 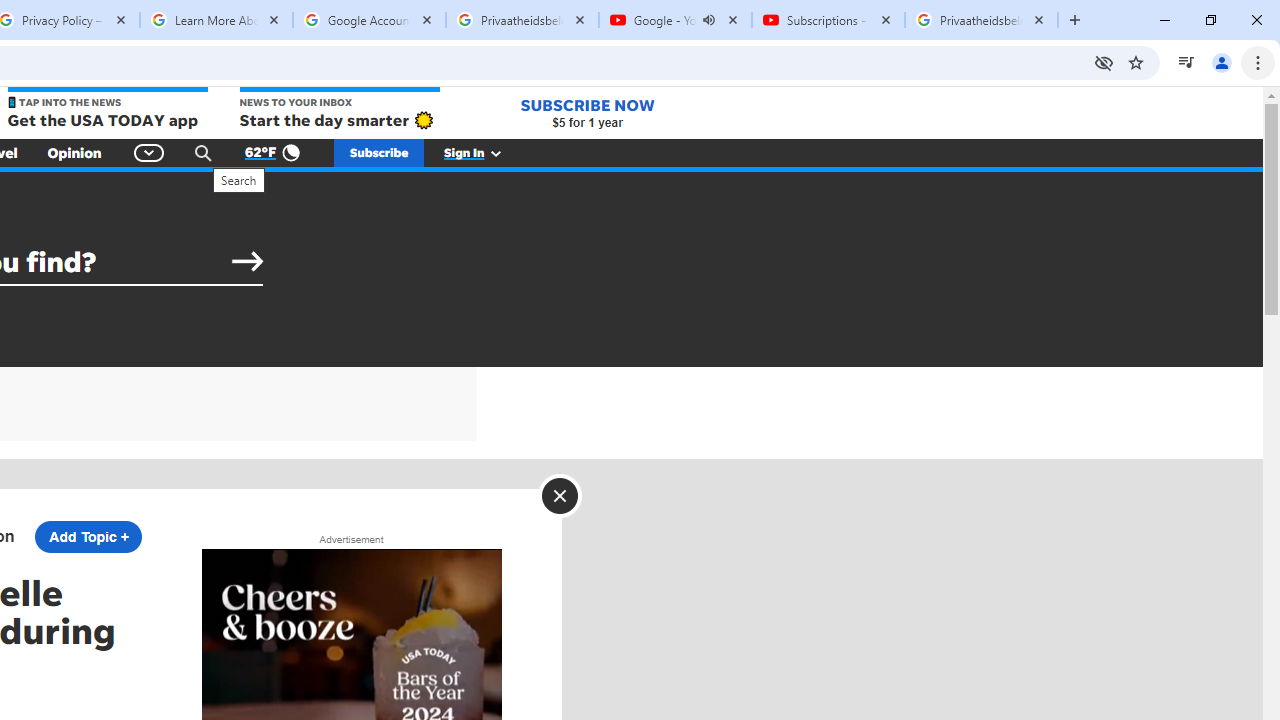 What do you see at coordinates (74, 152) in the screenshot?
I see `'Opinion'` at bounding box center [74, 152].